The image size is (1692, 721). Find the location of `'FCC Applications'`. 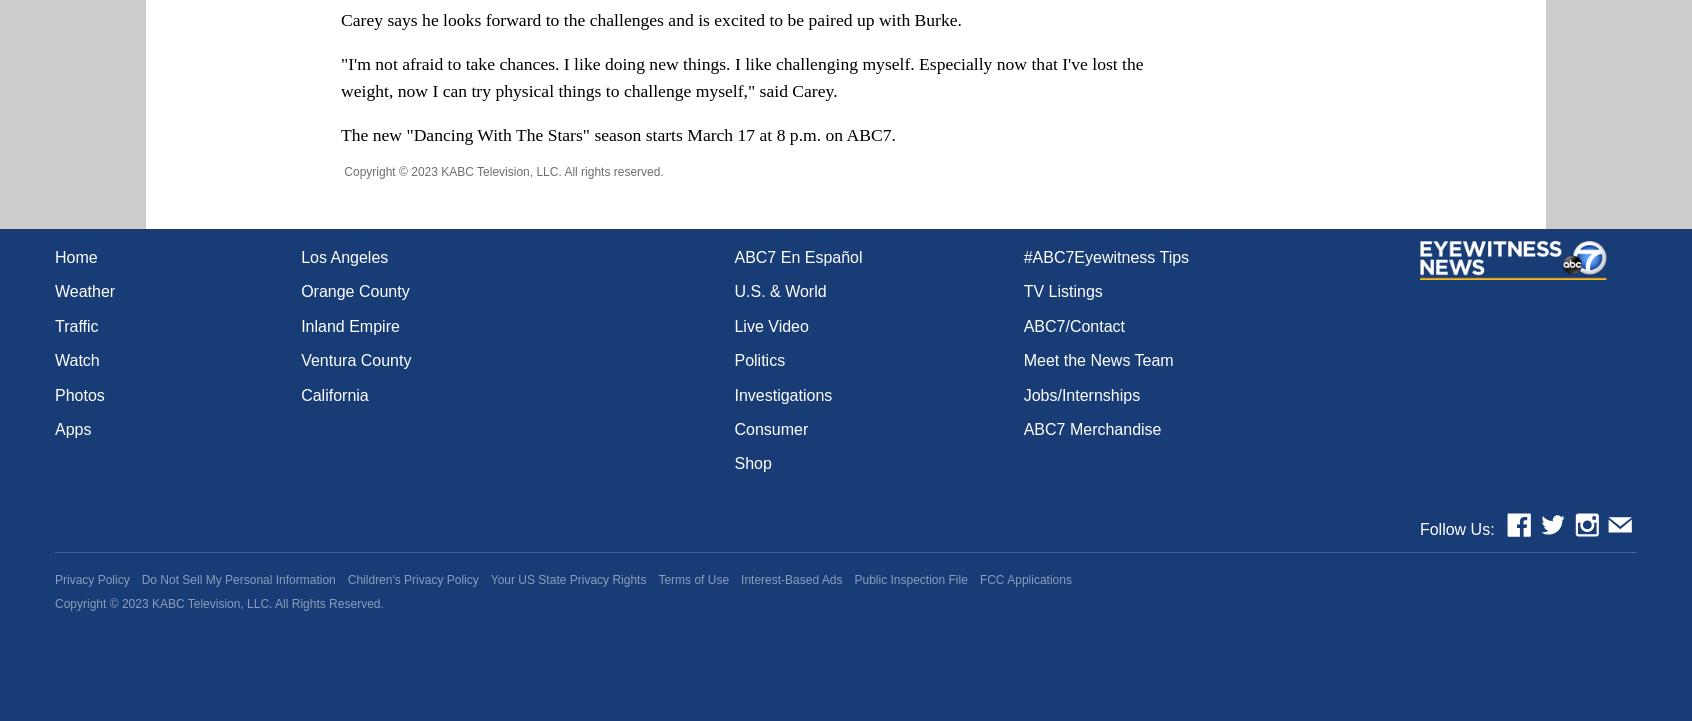

'FCC Applications' is located at coordinates (1024, 578).